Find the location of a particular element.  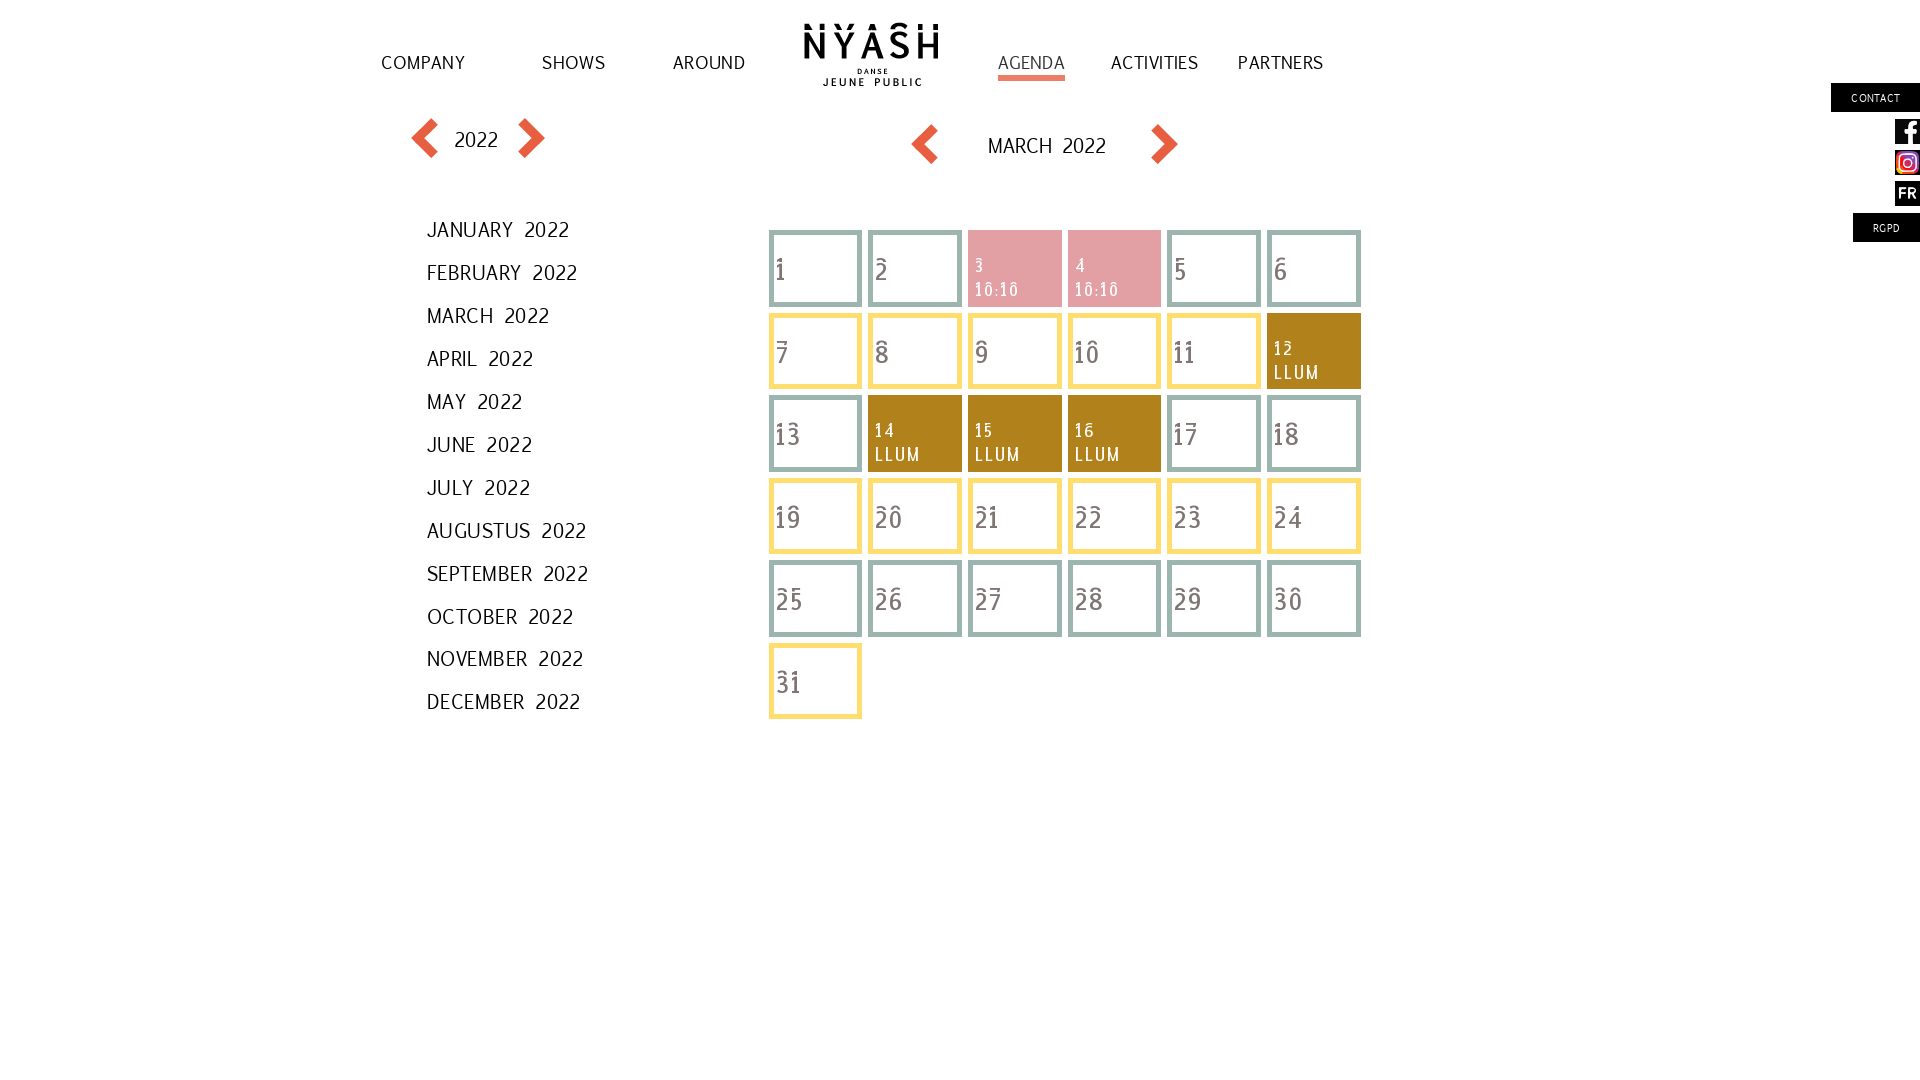

'NOVEMBER 2022' is located at coordinates (505, 657).